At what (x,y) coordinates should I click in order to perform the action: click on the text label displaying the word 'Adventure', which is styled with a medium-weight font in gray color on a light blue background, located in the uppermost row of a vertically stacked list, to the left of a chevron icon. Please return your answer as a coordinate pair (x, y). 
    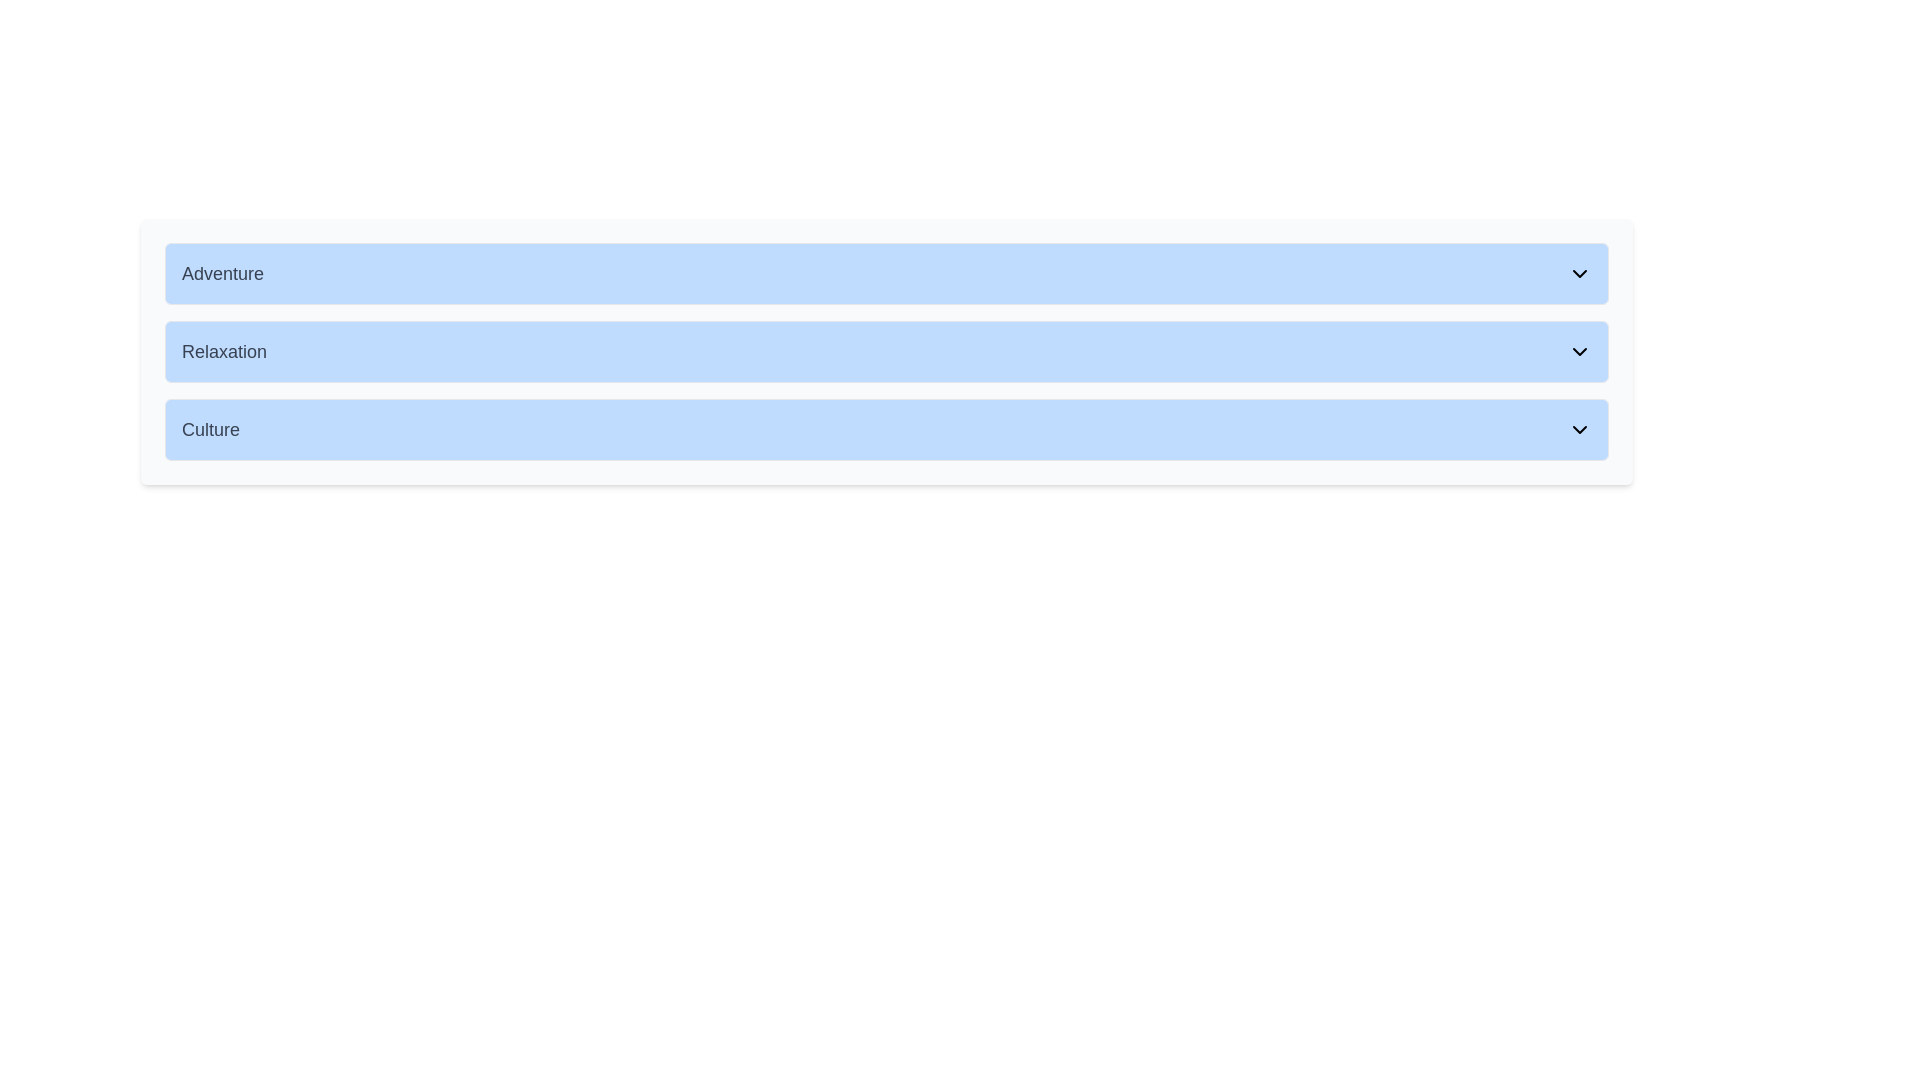
    Looking at the image, I should click on (223, 273).